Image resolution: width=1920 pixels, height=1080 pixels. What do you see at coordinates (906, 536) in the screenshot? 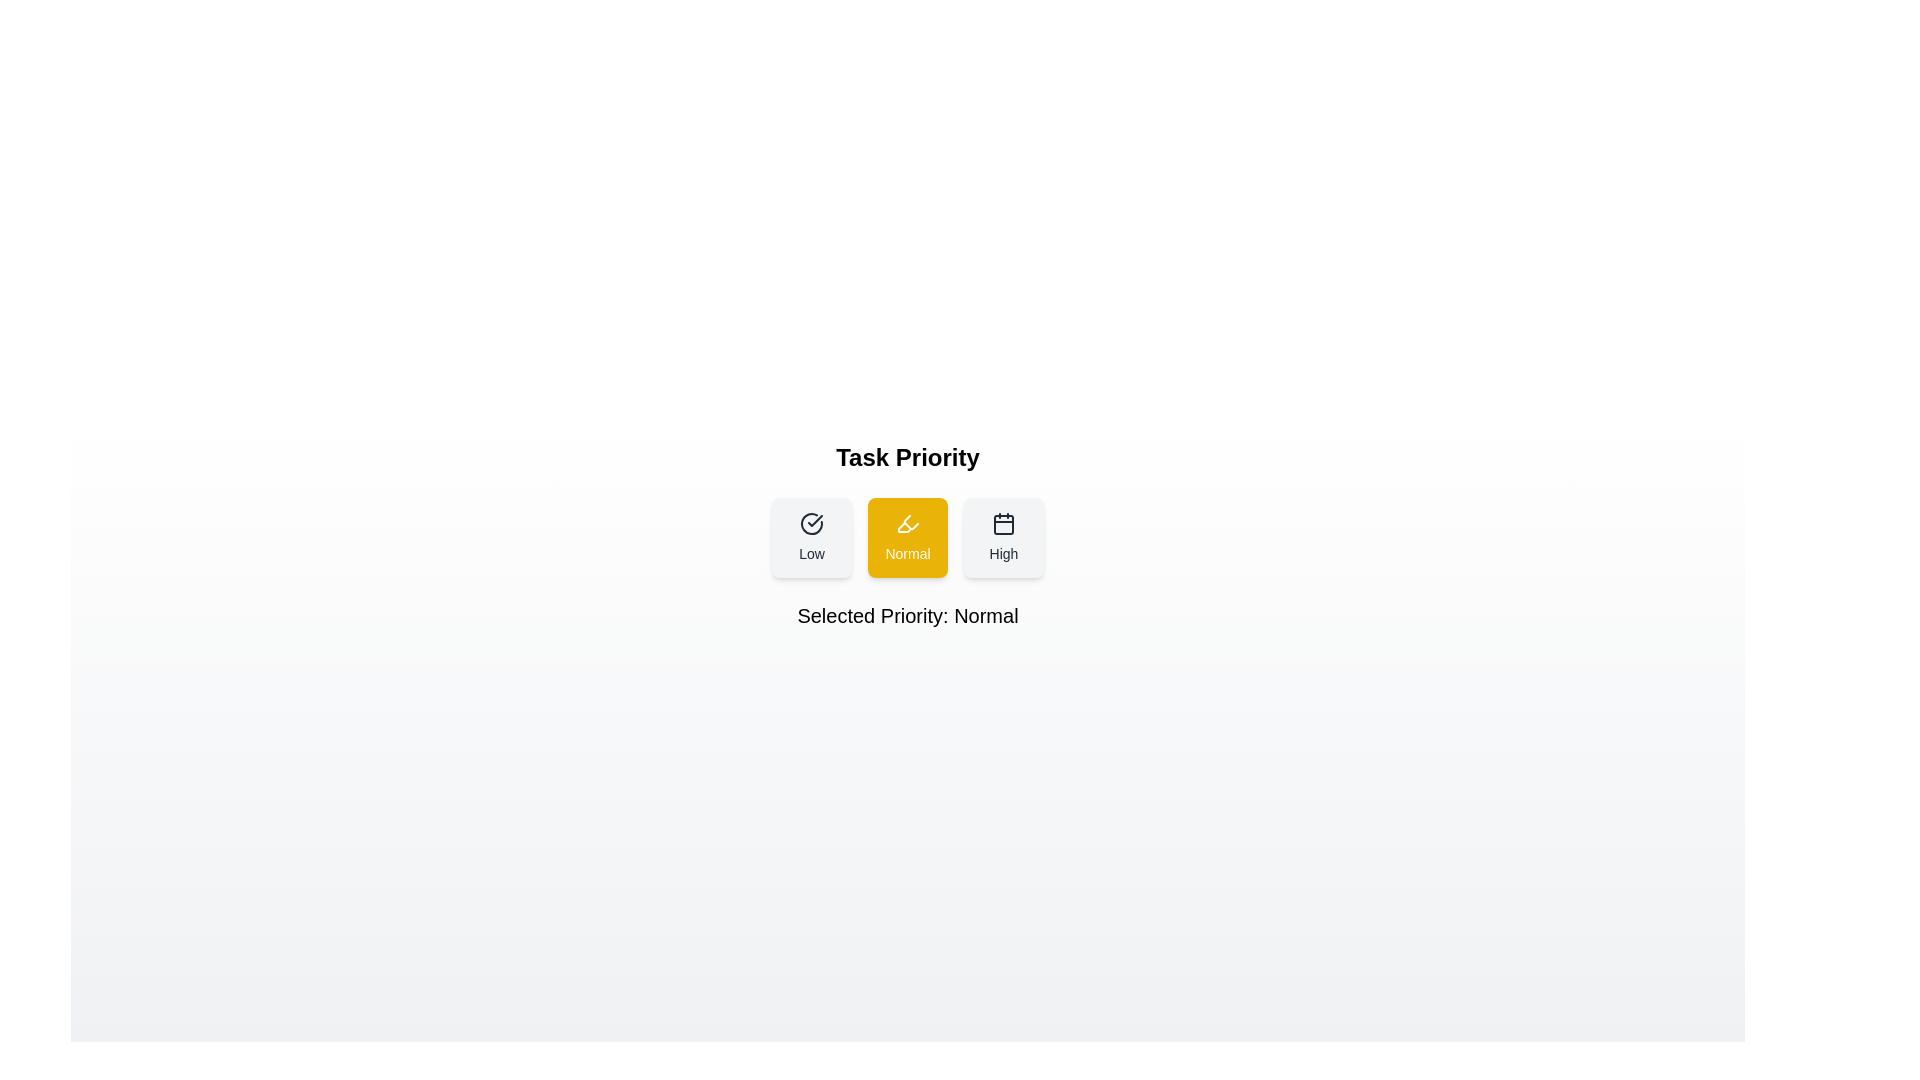
I see `the 'Normal' priority button to select it` at bounding box center [906, 536].